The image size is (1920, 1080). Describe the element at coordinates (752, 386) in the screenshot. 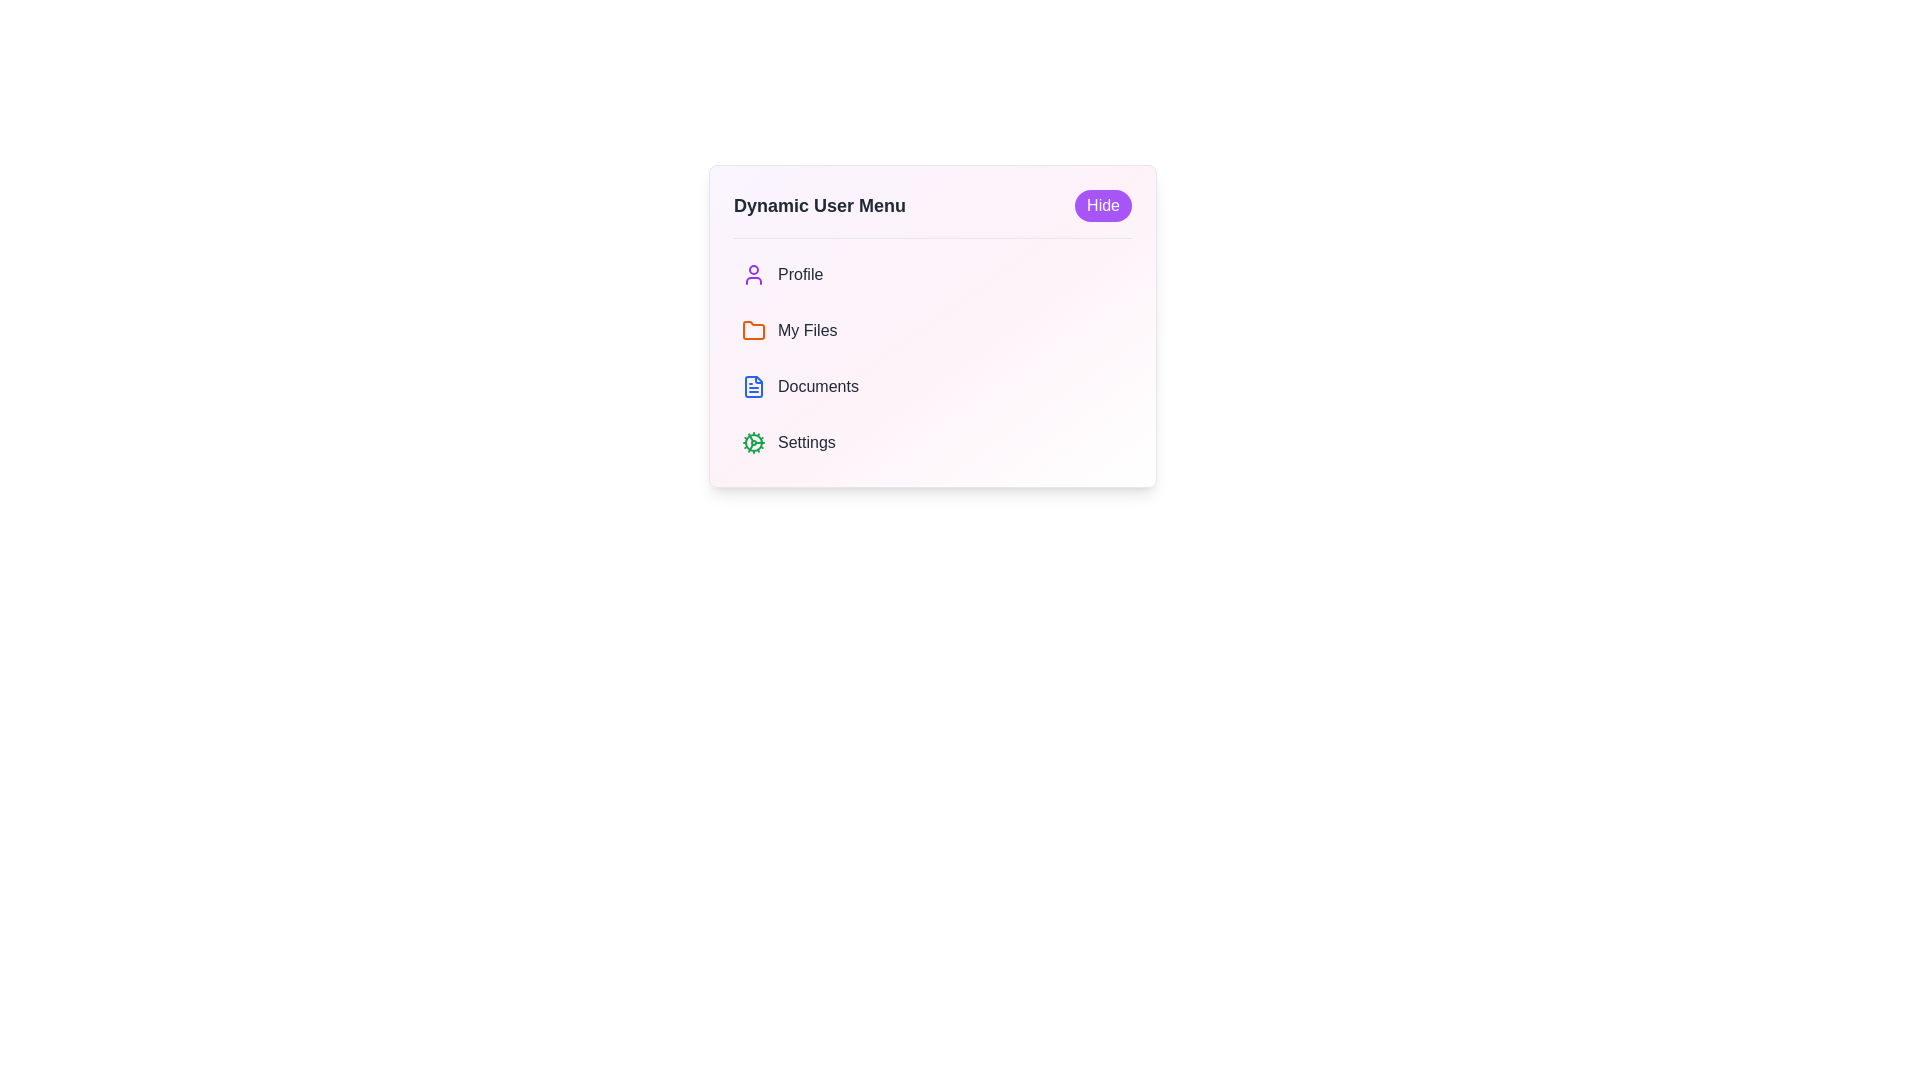

I see `the 'Documents' icon in the 'Dynamic User Menu', which is the third entry in the vertical list, positioned to the left of the 'Documents' label` at that location.